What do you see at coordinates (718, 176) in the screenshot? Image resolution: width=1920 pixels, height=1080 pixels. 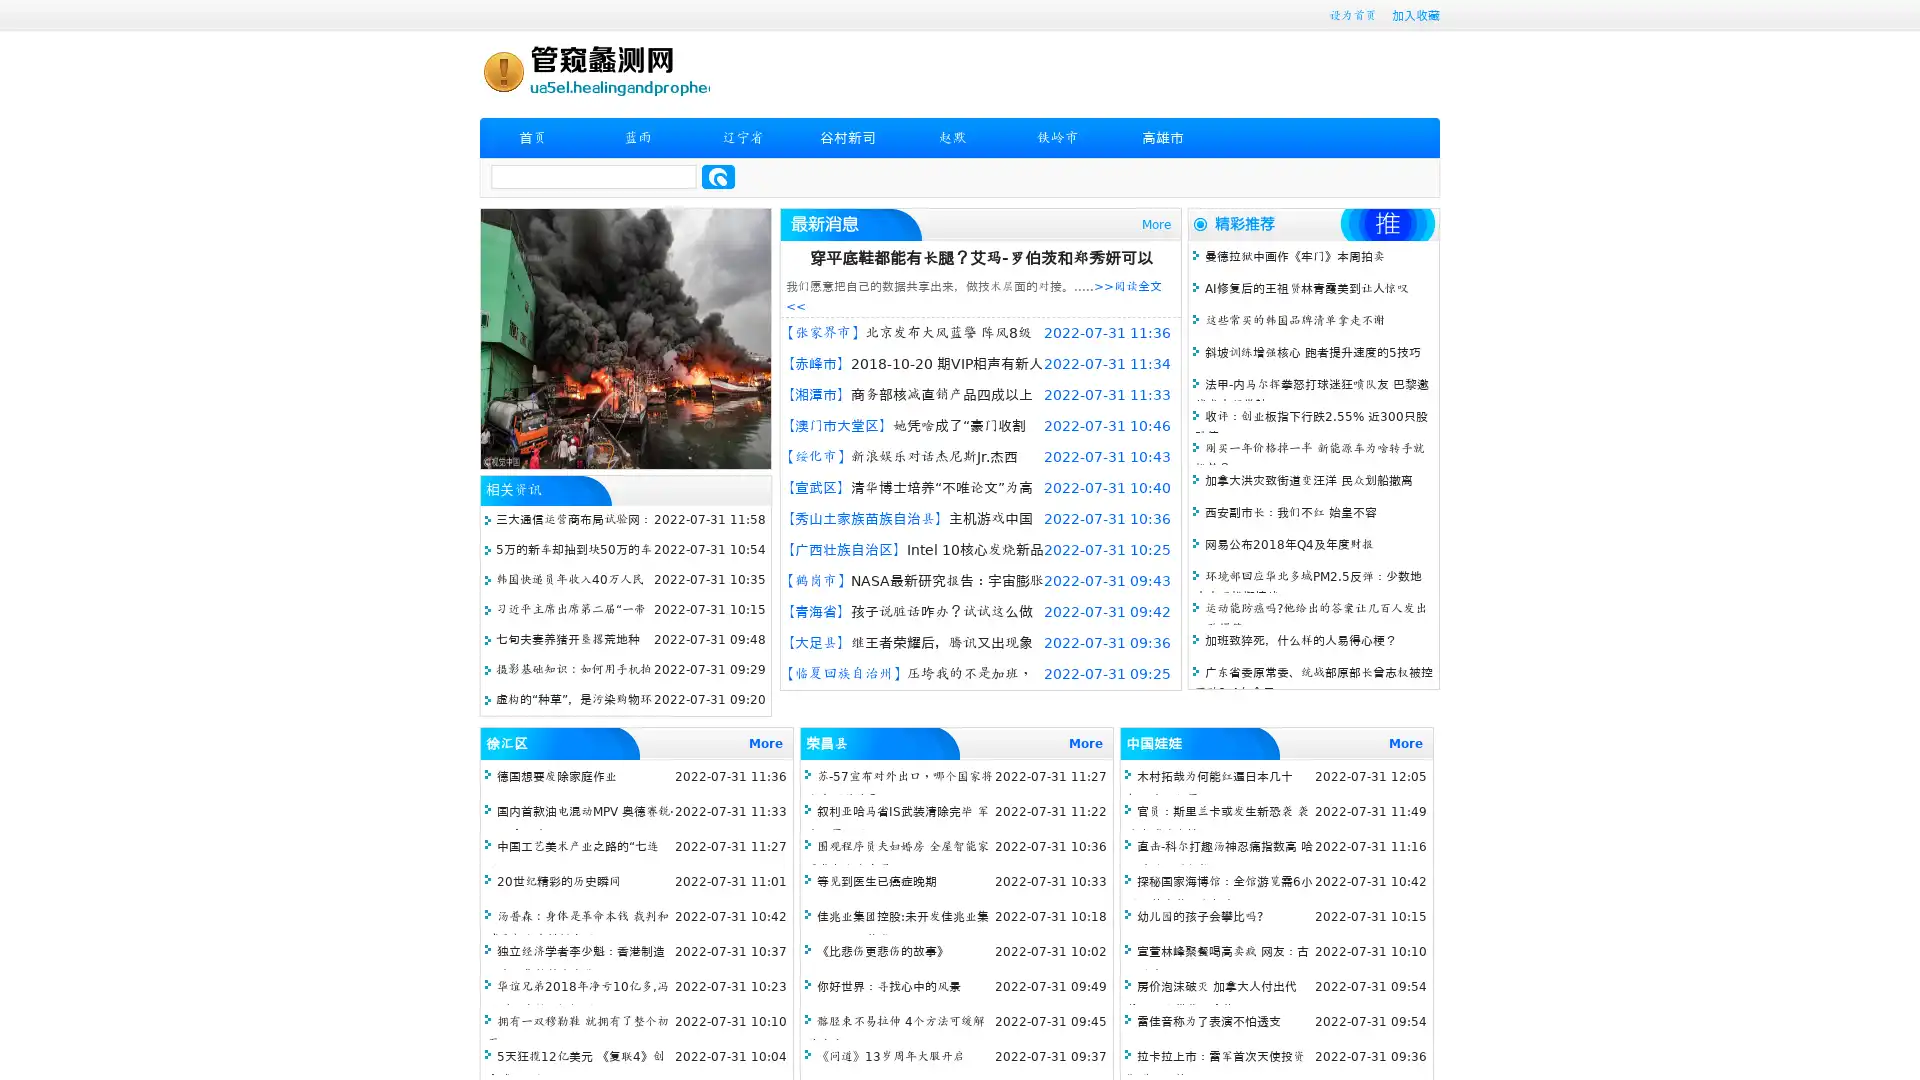 I see `Search` at bounding box center [718, 176].